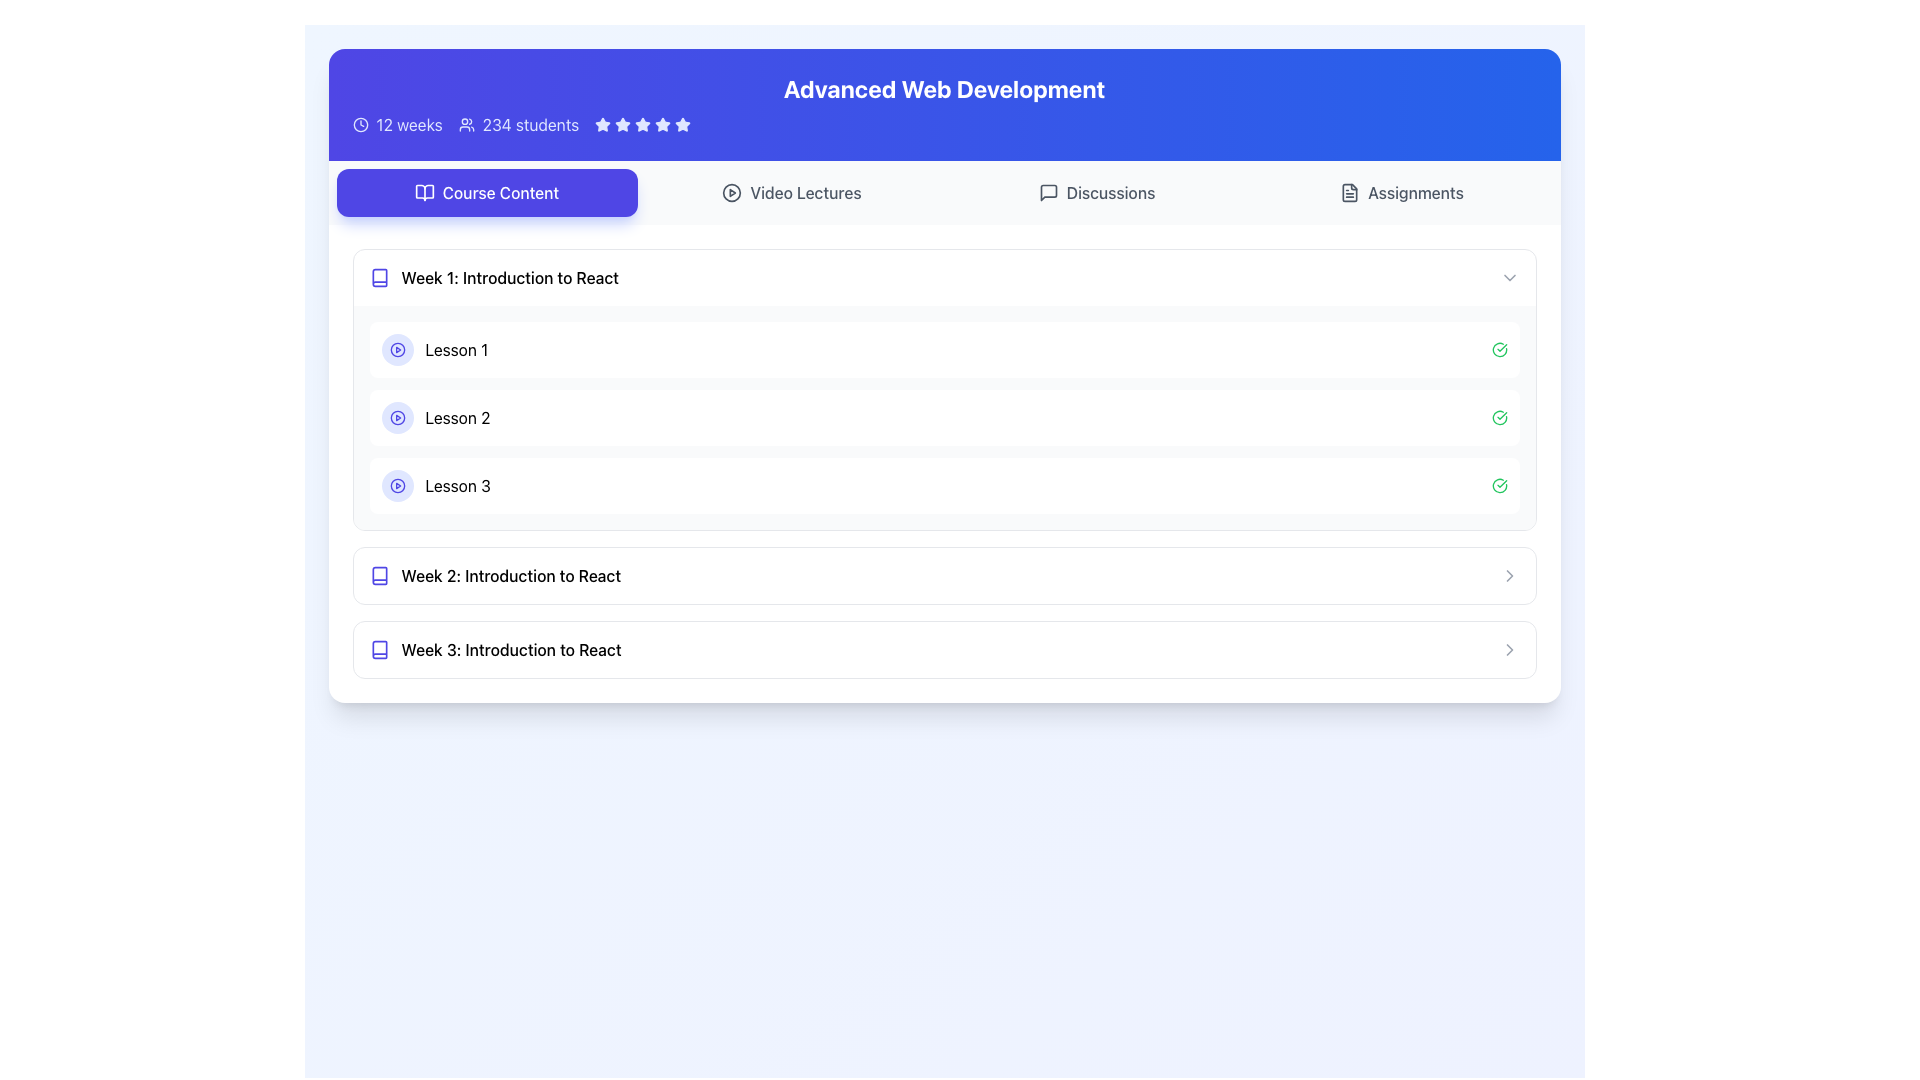 The height and width of the screenshot is (1080, 1920). I want to click on the text label indicating 'Lesson 2' in the 'Week 1: Introduction to React' section, so click(456, 416).